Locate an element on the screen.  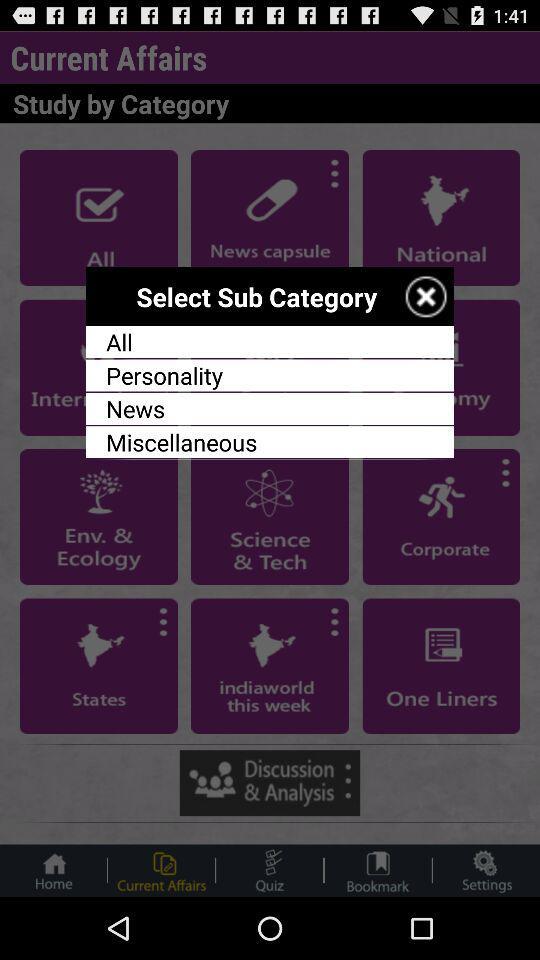
item below the select sub category item is located at coordinates (270, 342).